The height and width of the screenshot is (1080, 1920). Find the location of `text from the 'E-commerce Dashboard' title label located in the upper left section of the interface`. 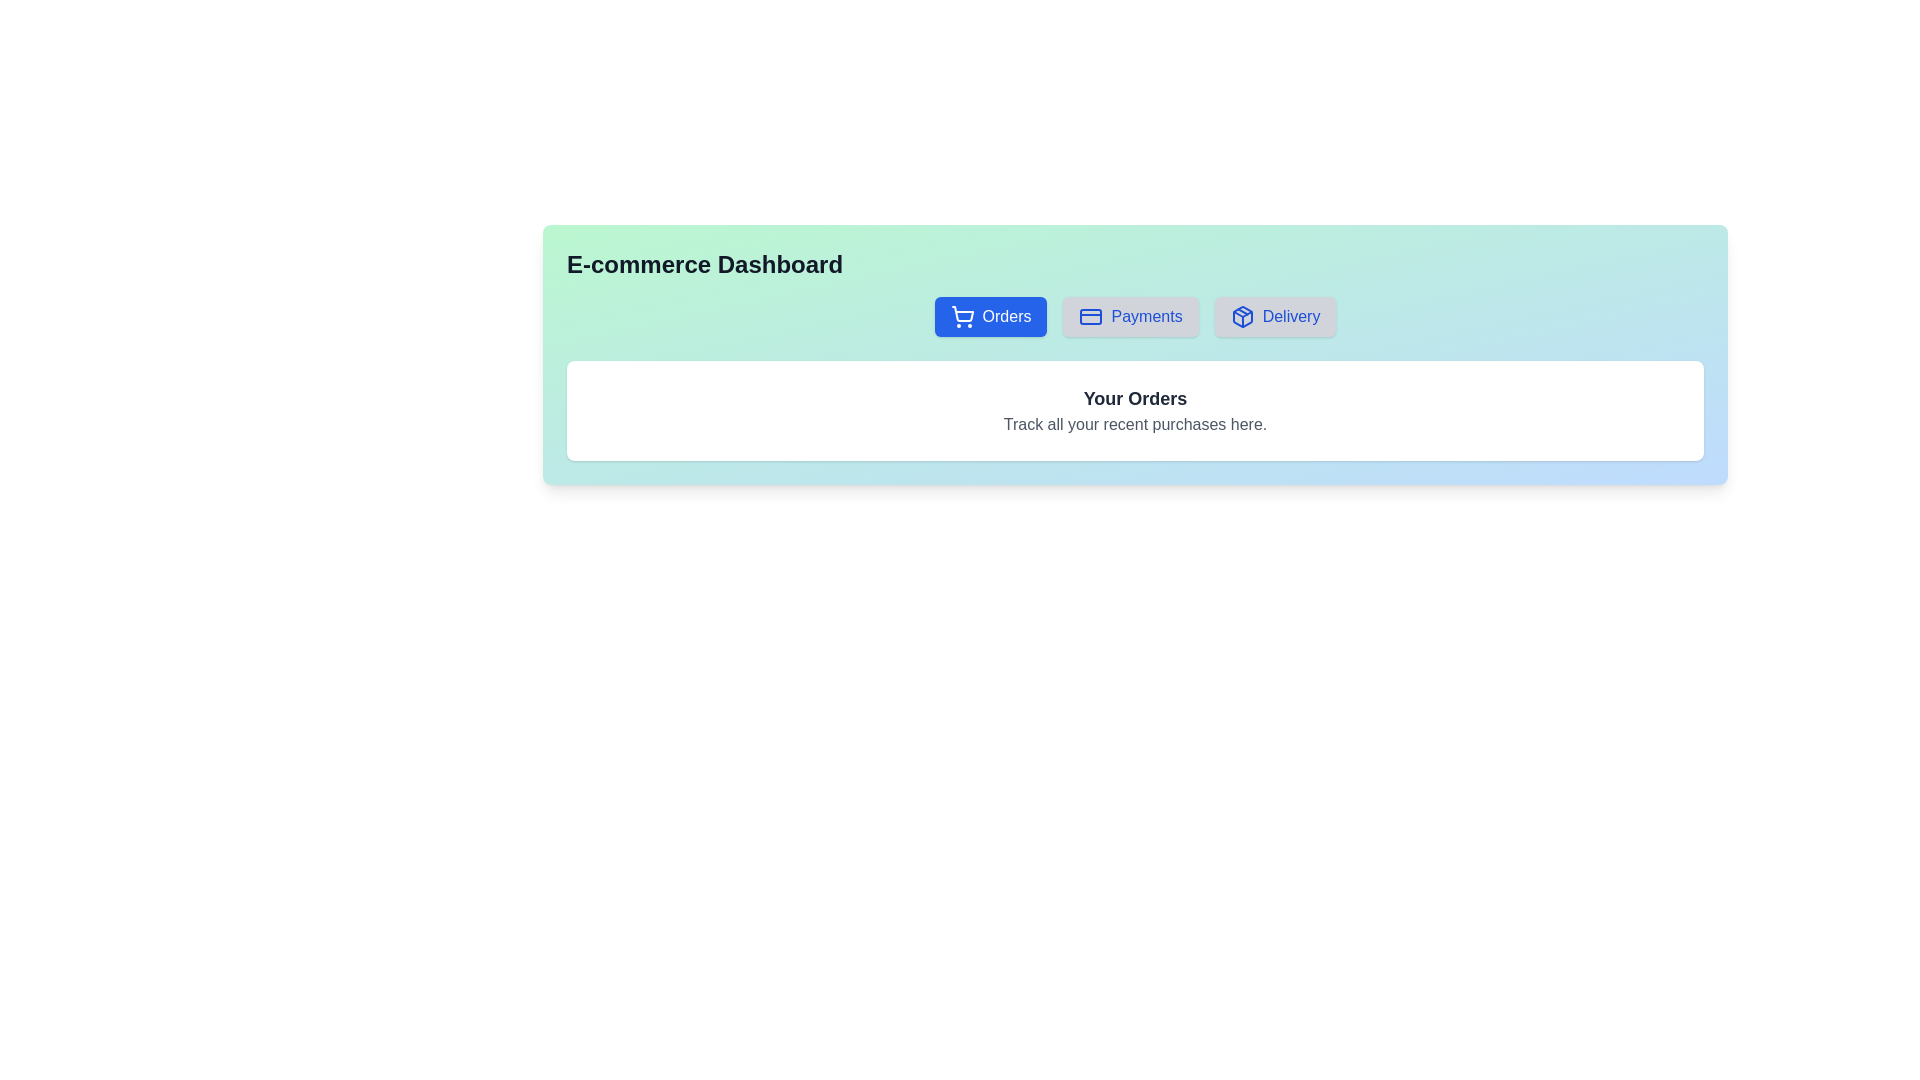

text from the 'E-commerce Dashboard' title label located in the upper left section of the interface is located at coordinates (705, 264).